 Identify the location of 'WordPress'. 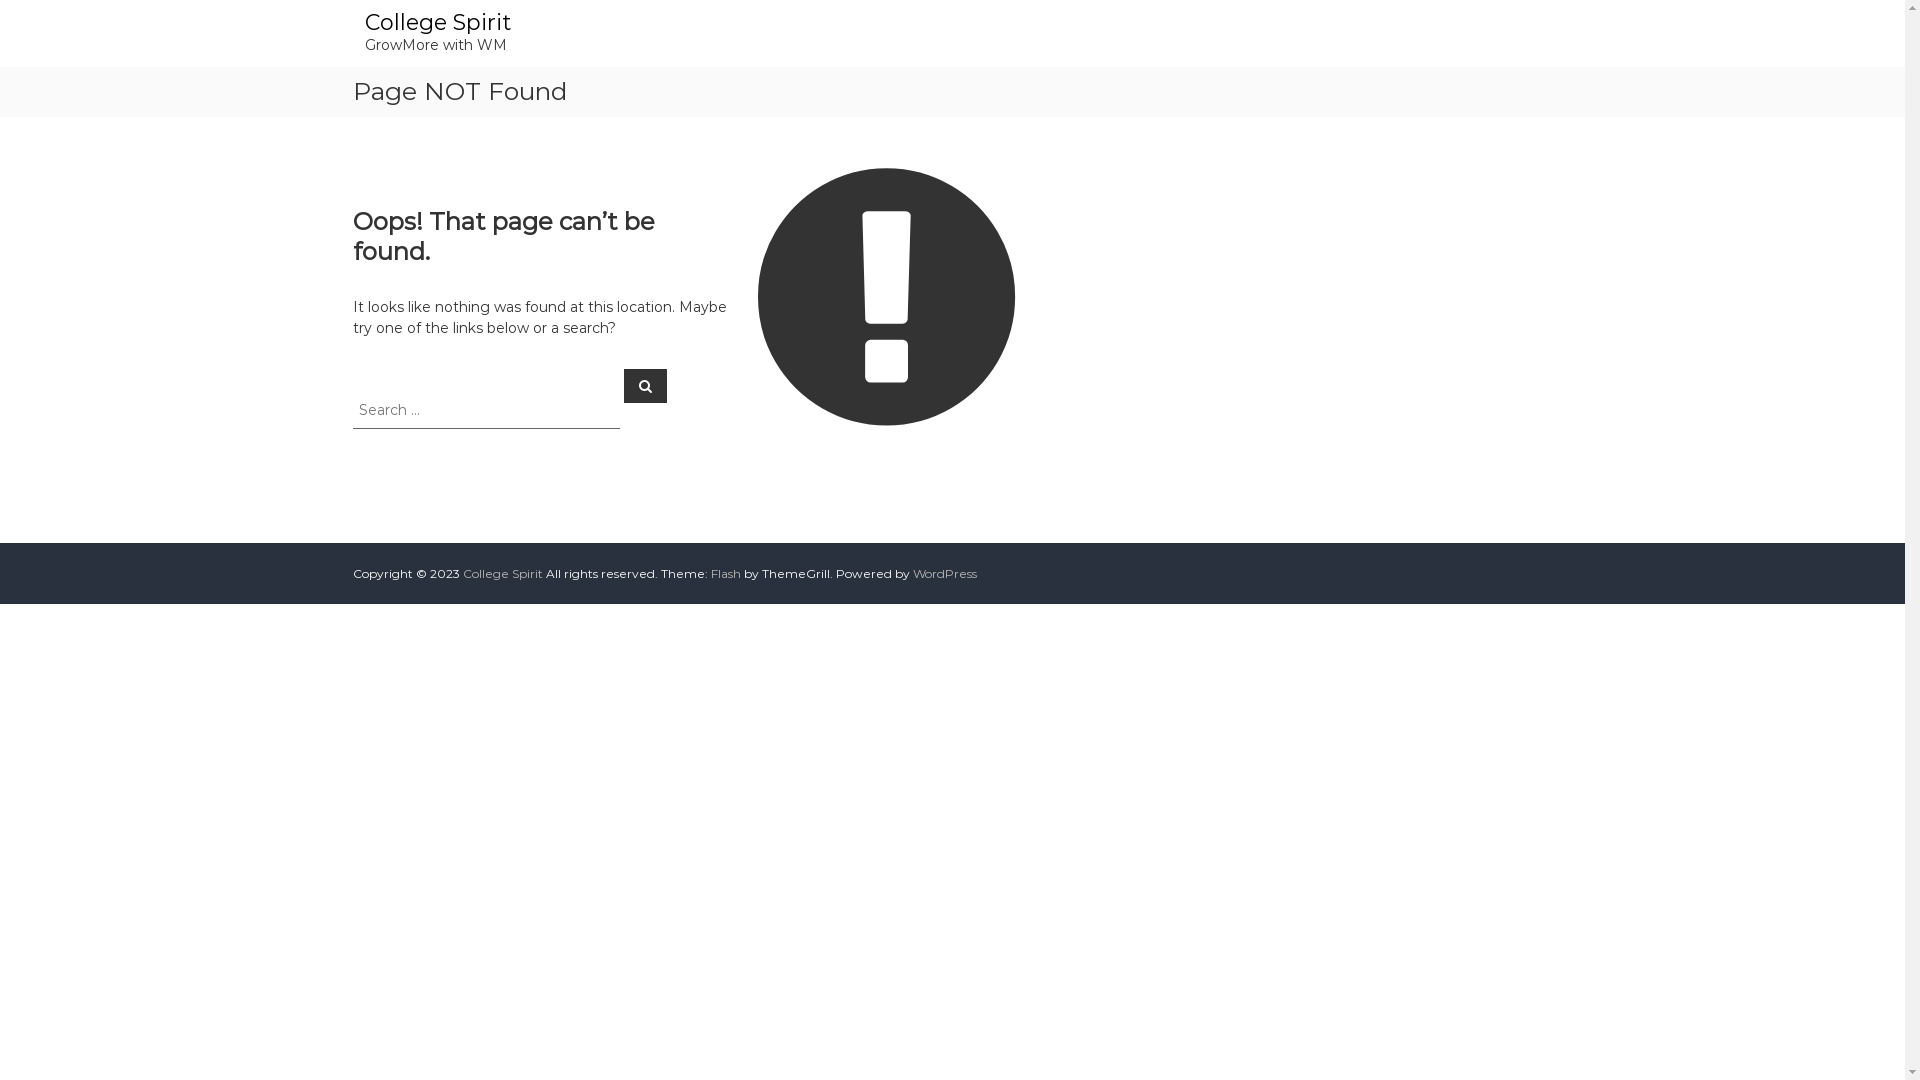
(943, 573).